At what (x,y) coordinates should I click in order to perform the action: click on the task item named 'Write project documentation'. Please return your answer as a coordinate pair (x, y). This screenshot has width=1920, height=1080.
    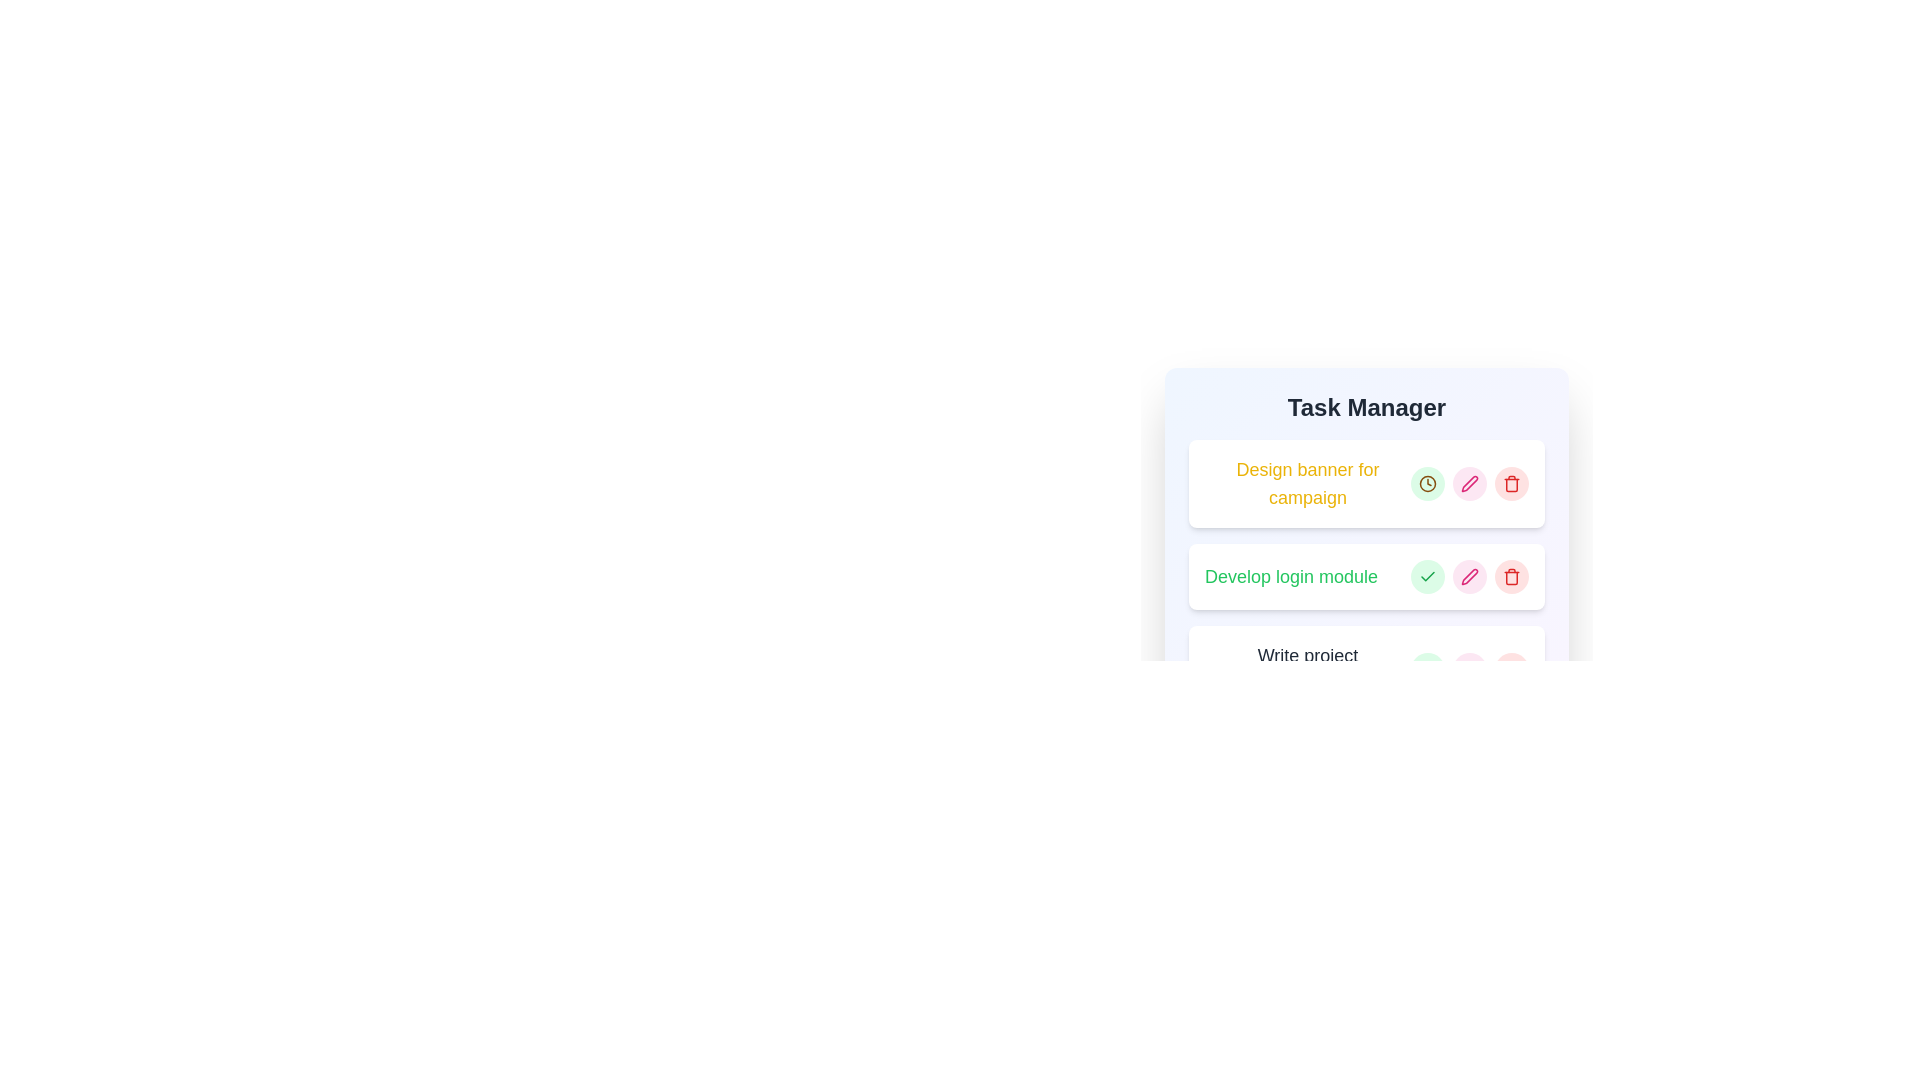
    Looking at the image, I should click on (1366, 670).